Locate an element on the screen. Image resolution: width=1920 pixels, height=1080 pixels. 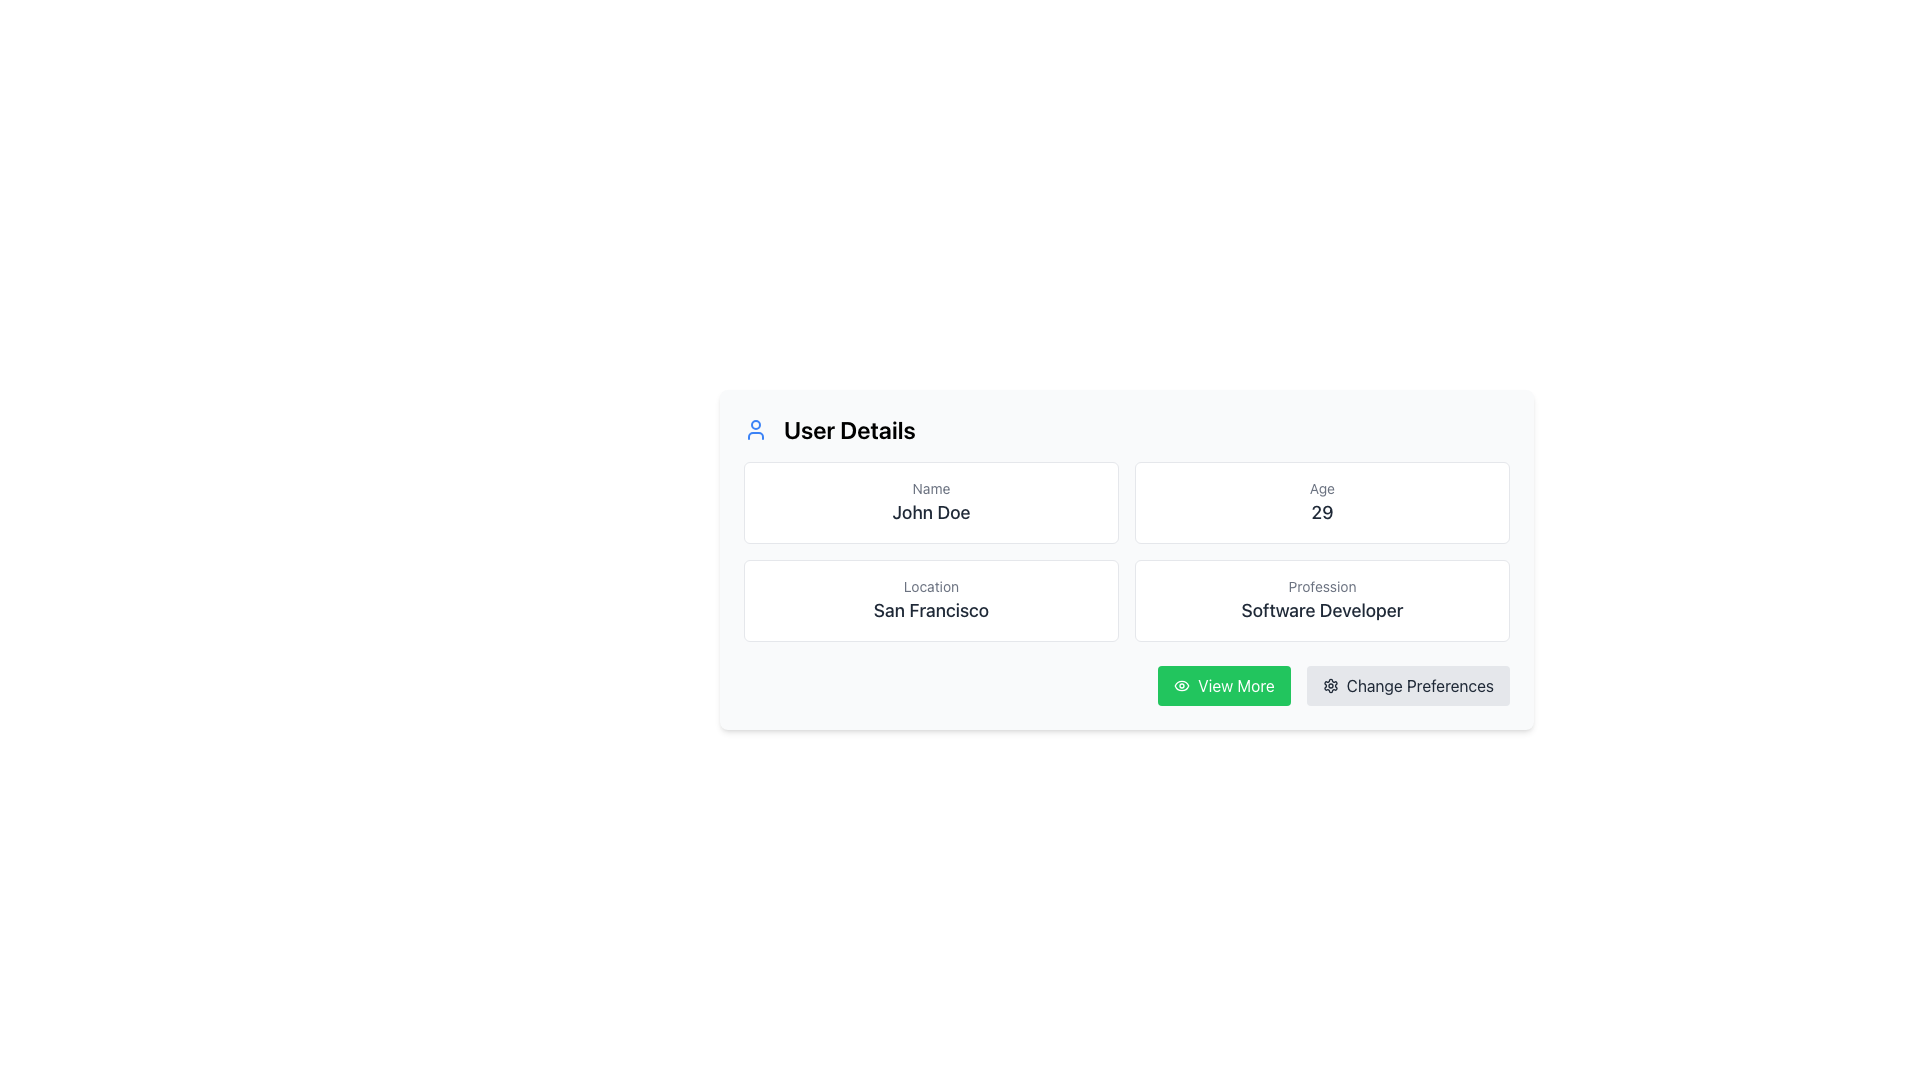
the leftmost icon within the 'View More' button is located at coordinates (1182, 685).